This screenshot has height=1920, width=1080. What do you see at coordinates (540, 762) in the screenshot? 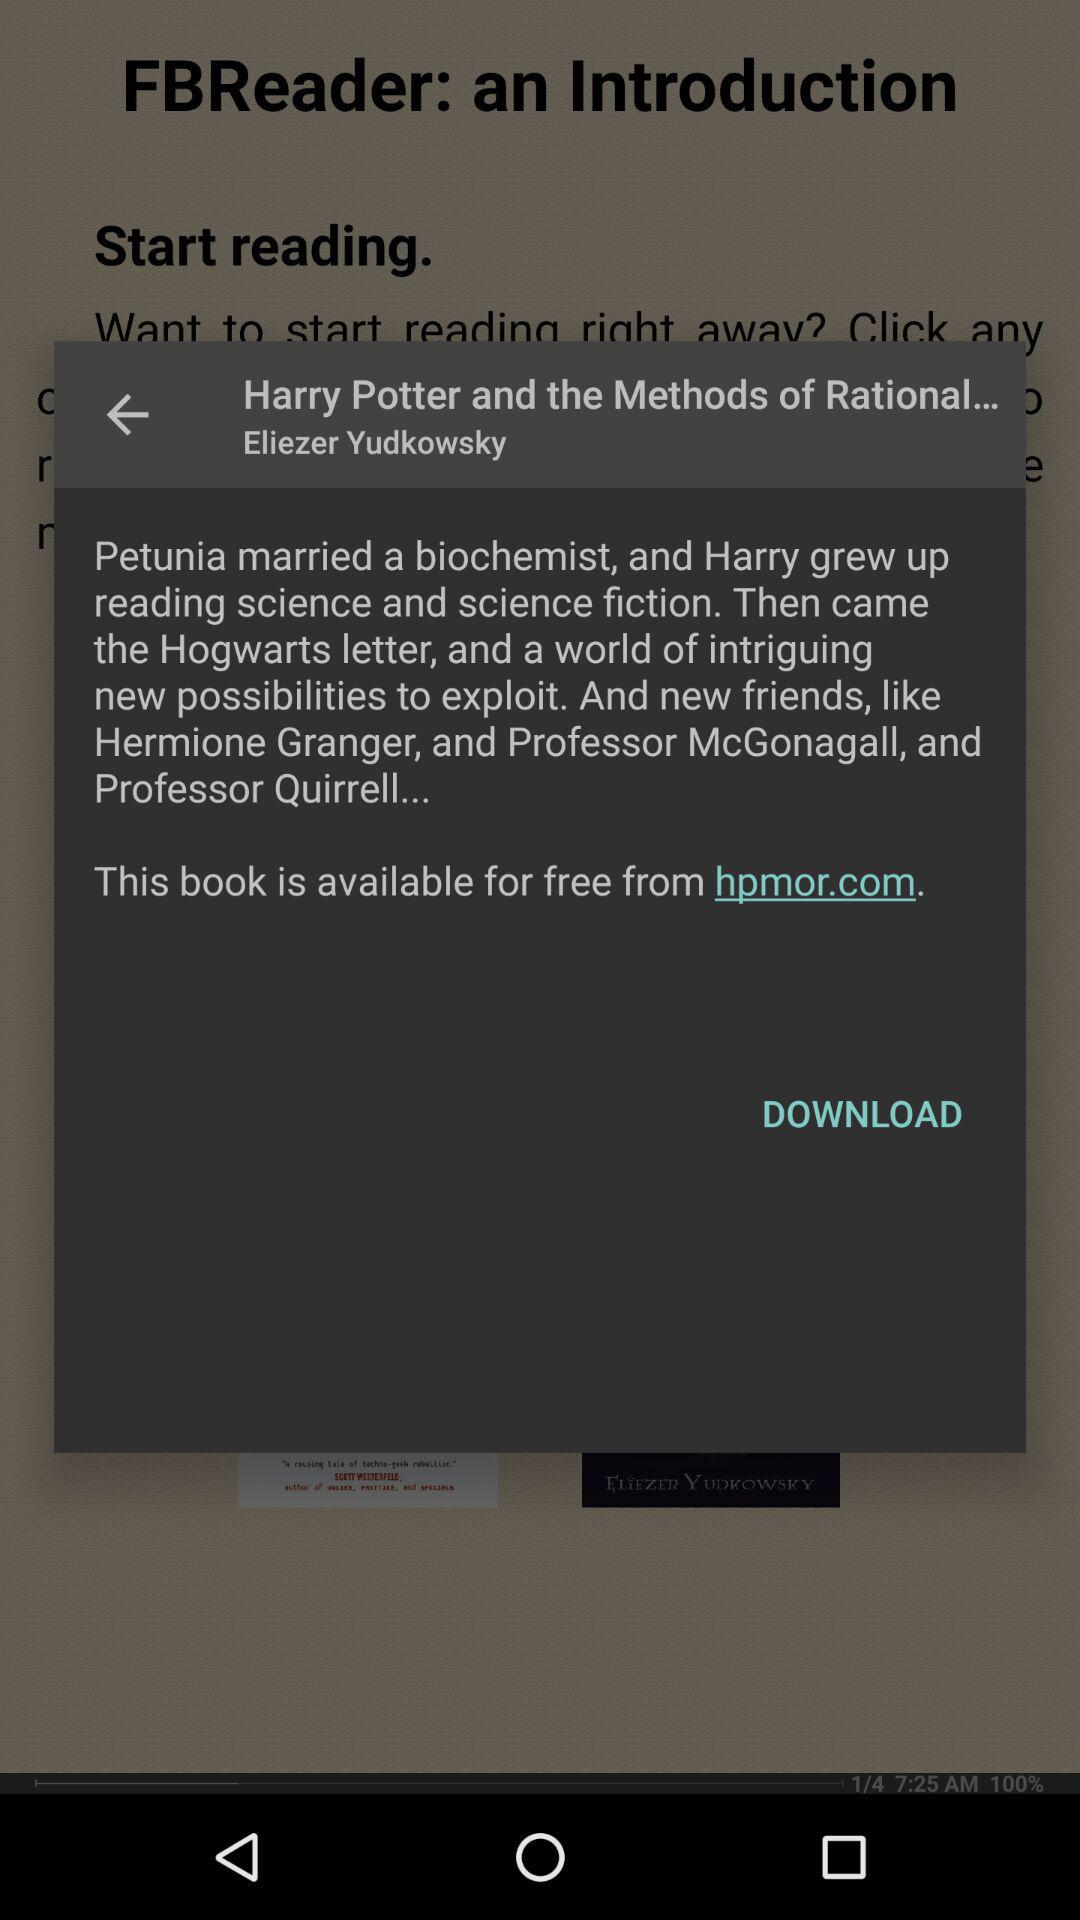
I see `the item at the center` at bounding box center [540, 762].